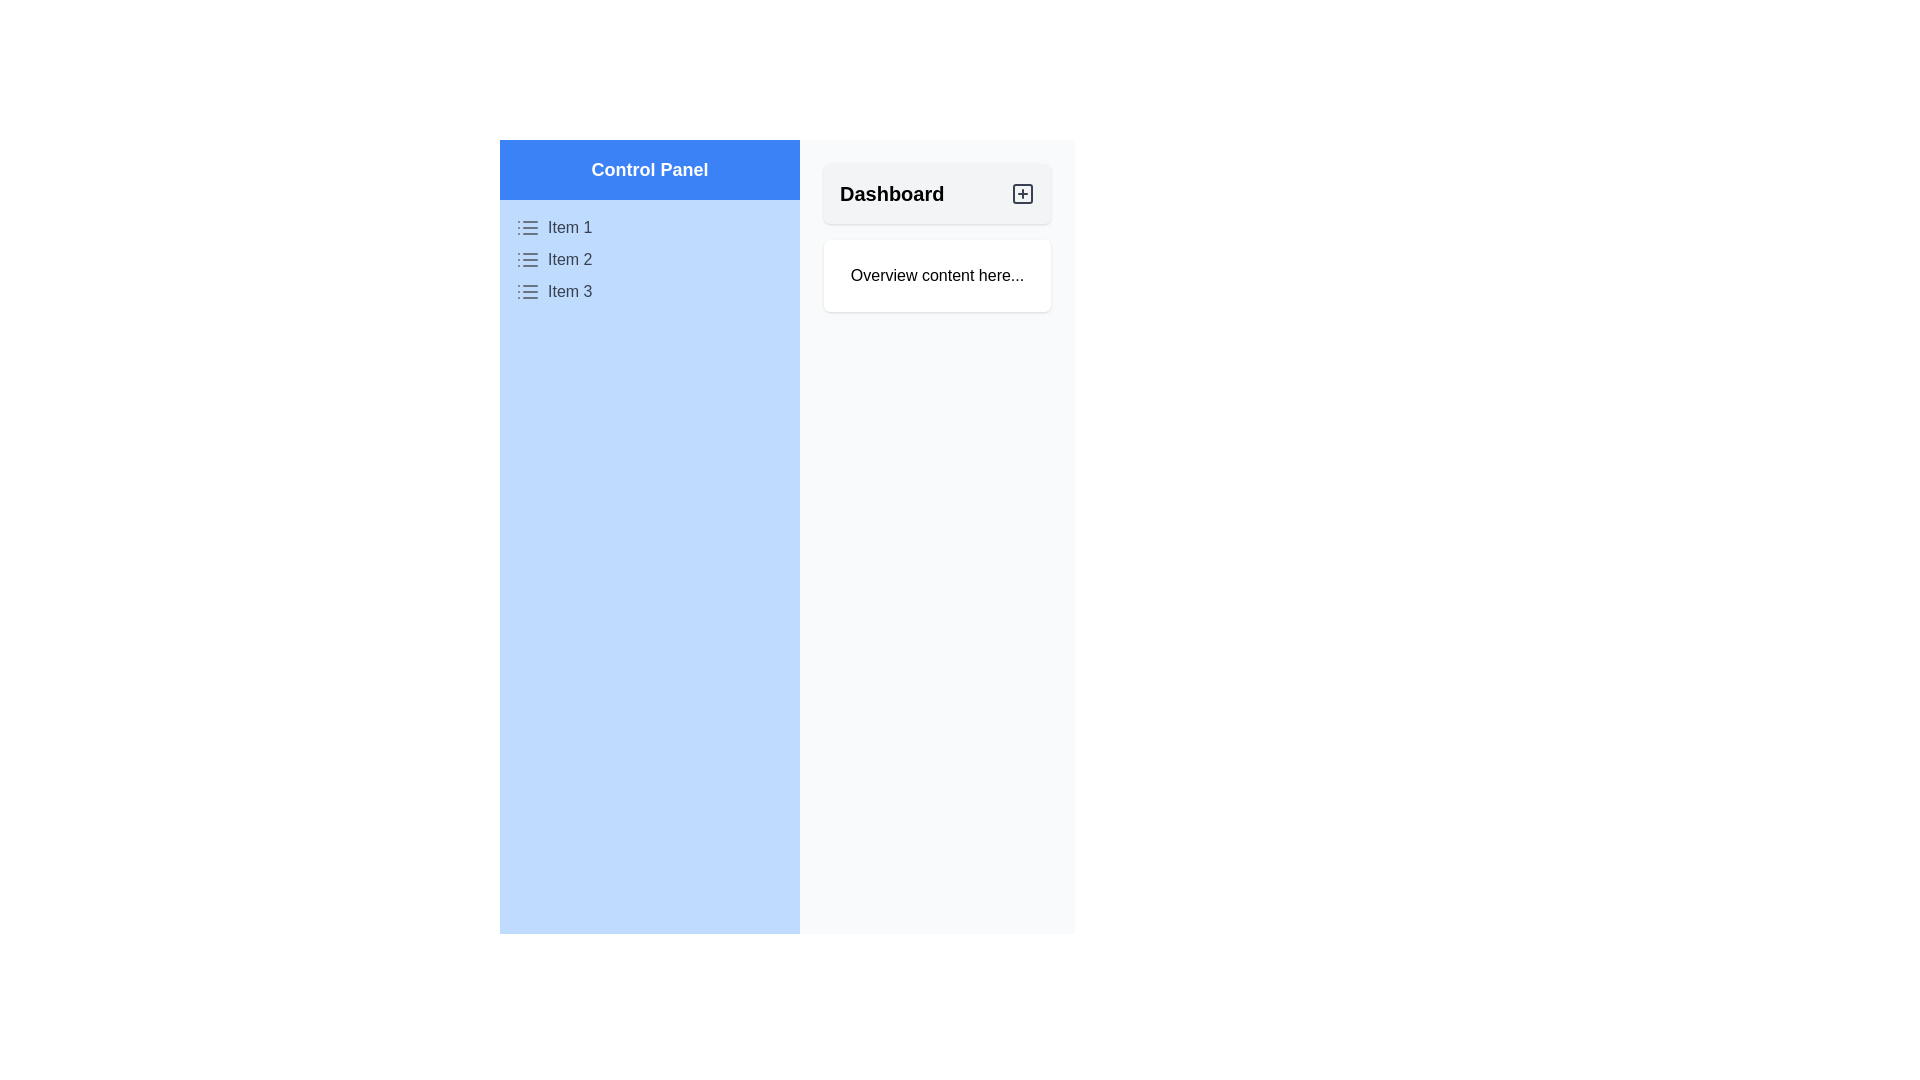 This screenshot has width=1920, height=1080. What do you see at coordinates (528, 226) in the screenshot?
I see `the icon representing 'Item 1' in the sidebar under 'Control Panel'` at bounding box center [528, 226].